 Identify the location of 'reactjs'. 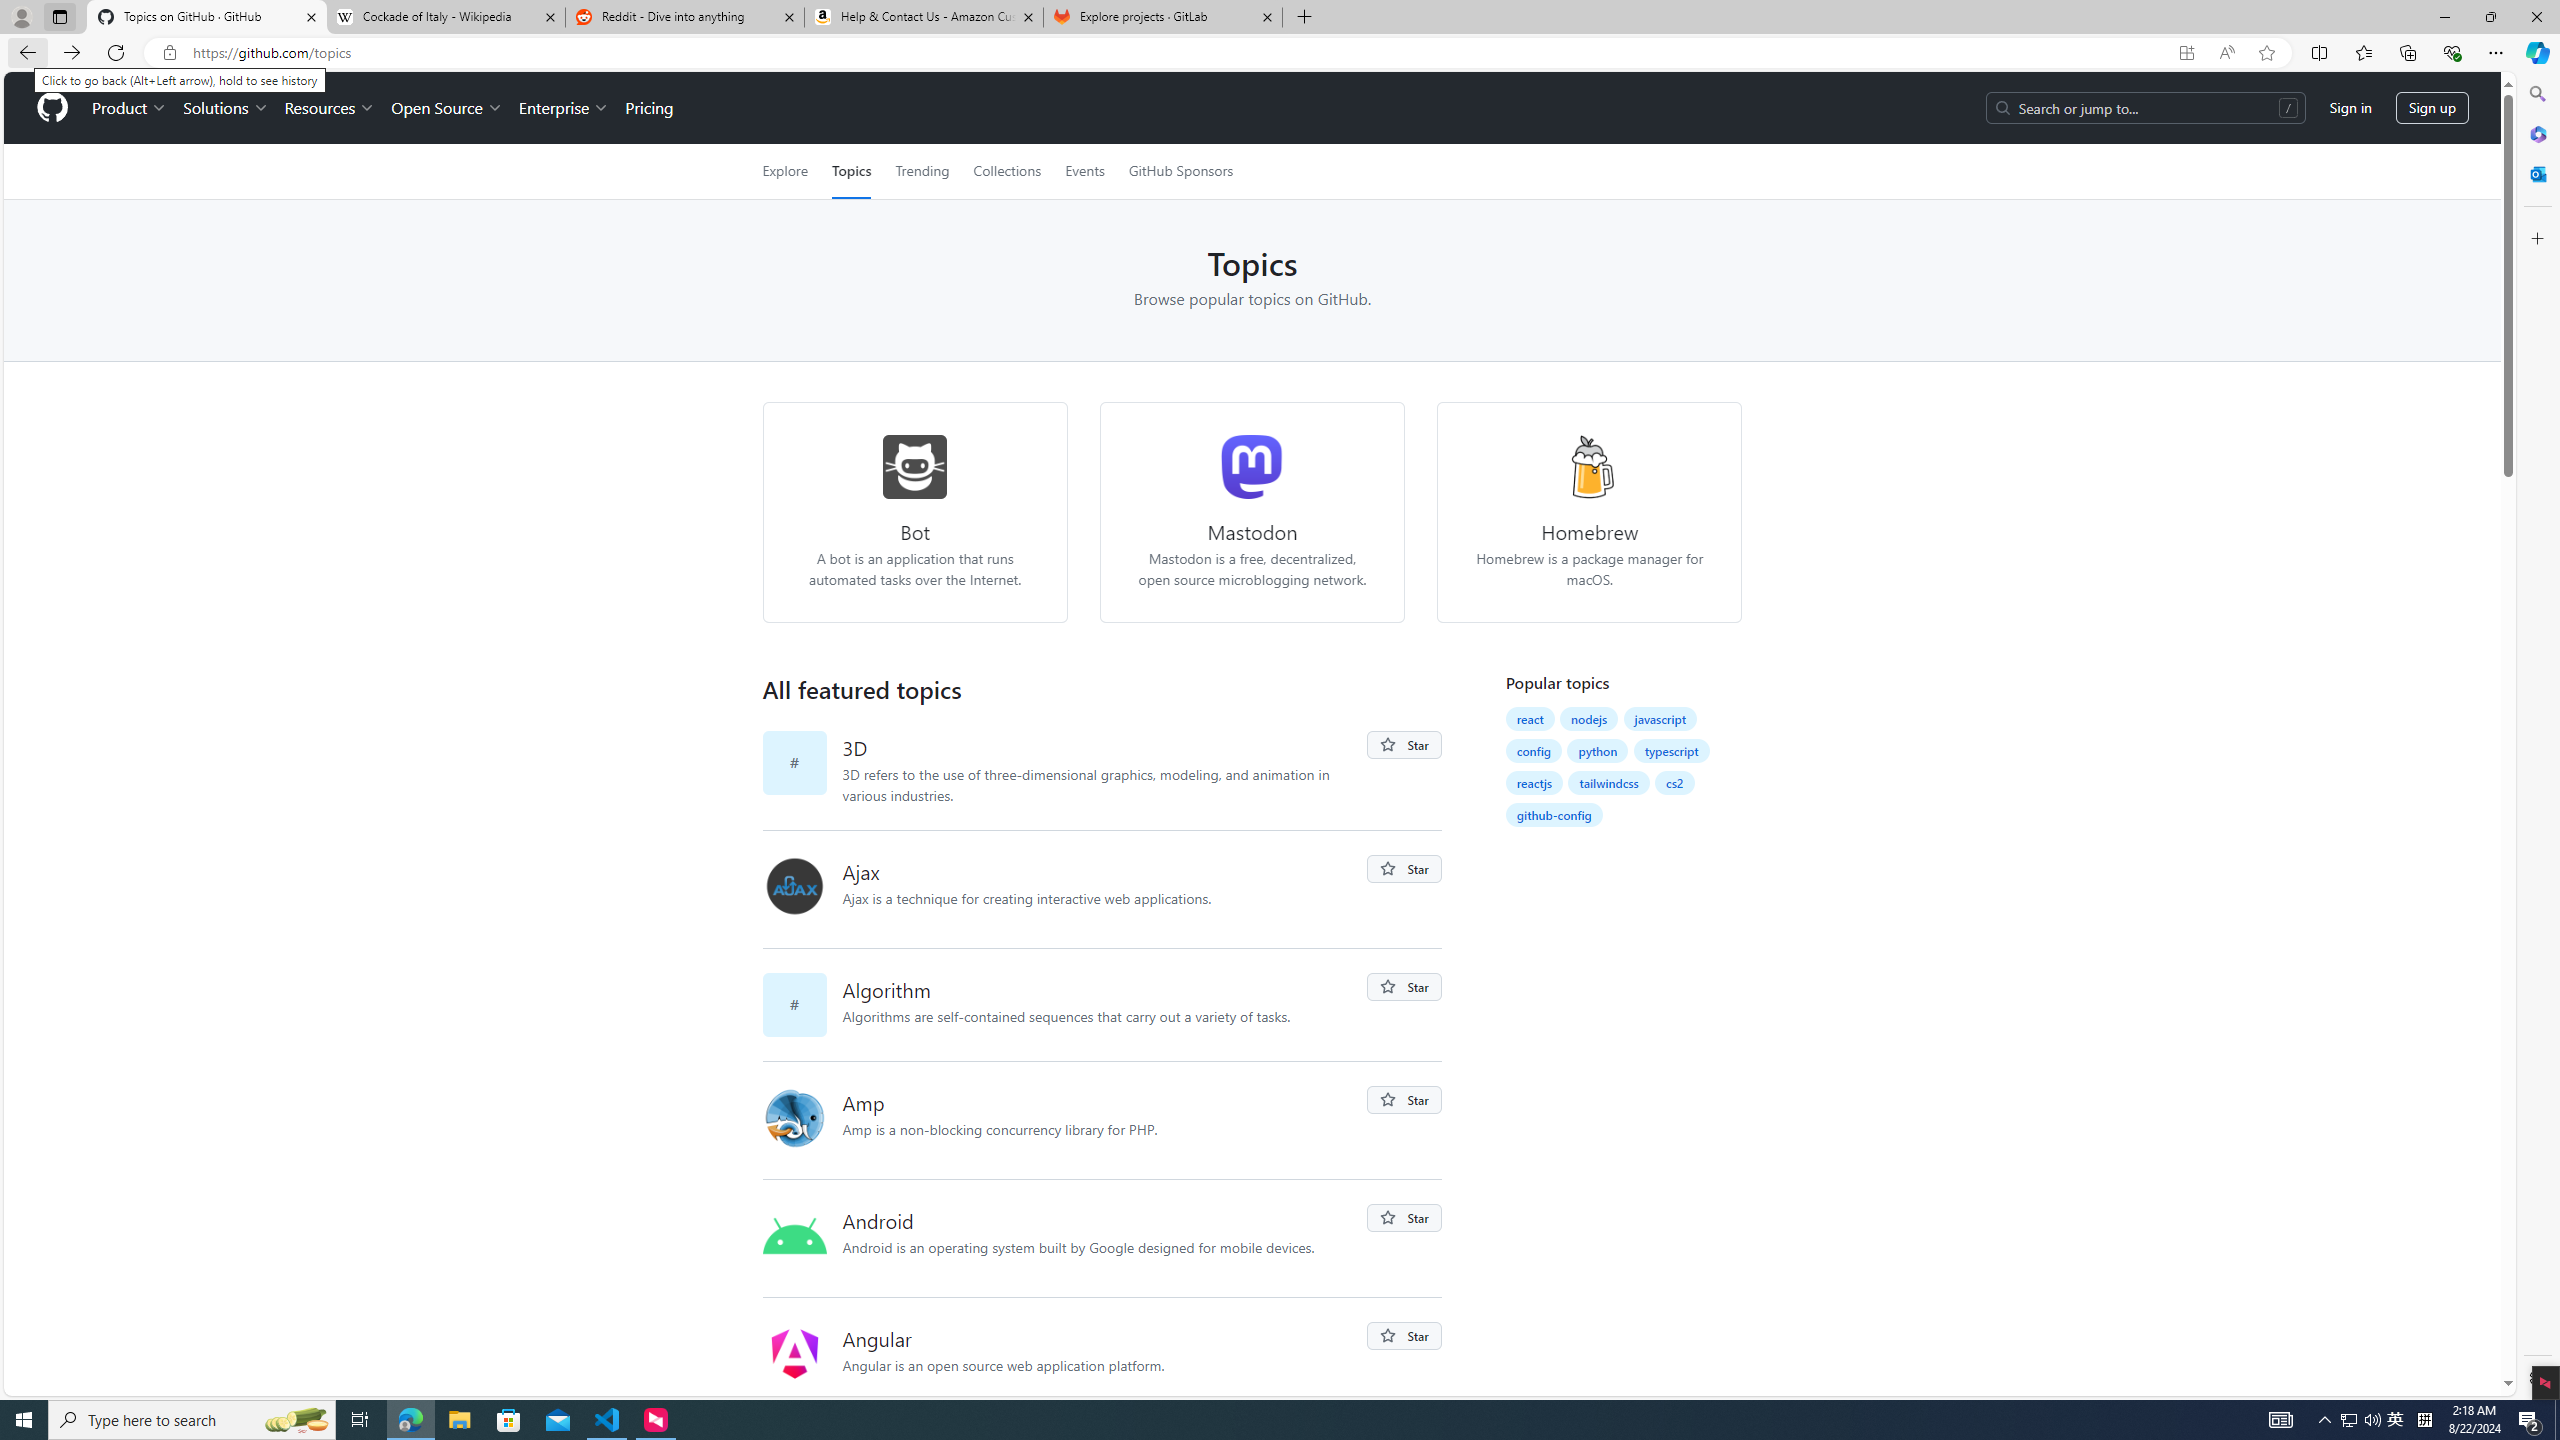
(1533, 781).